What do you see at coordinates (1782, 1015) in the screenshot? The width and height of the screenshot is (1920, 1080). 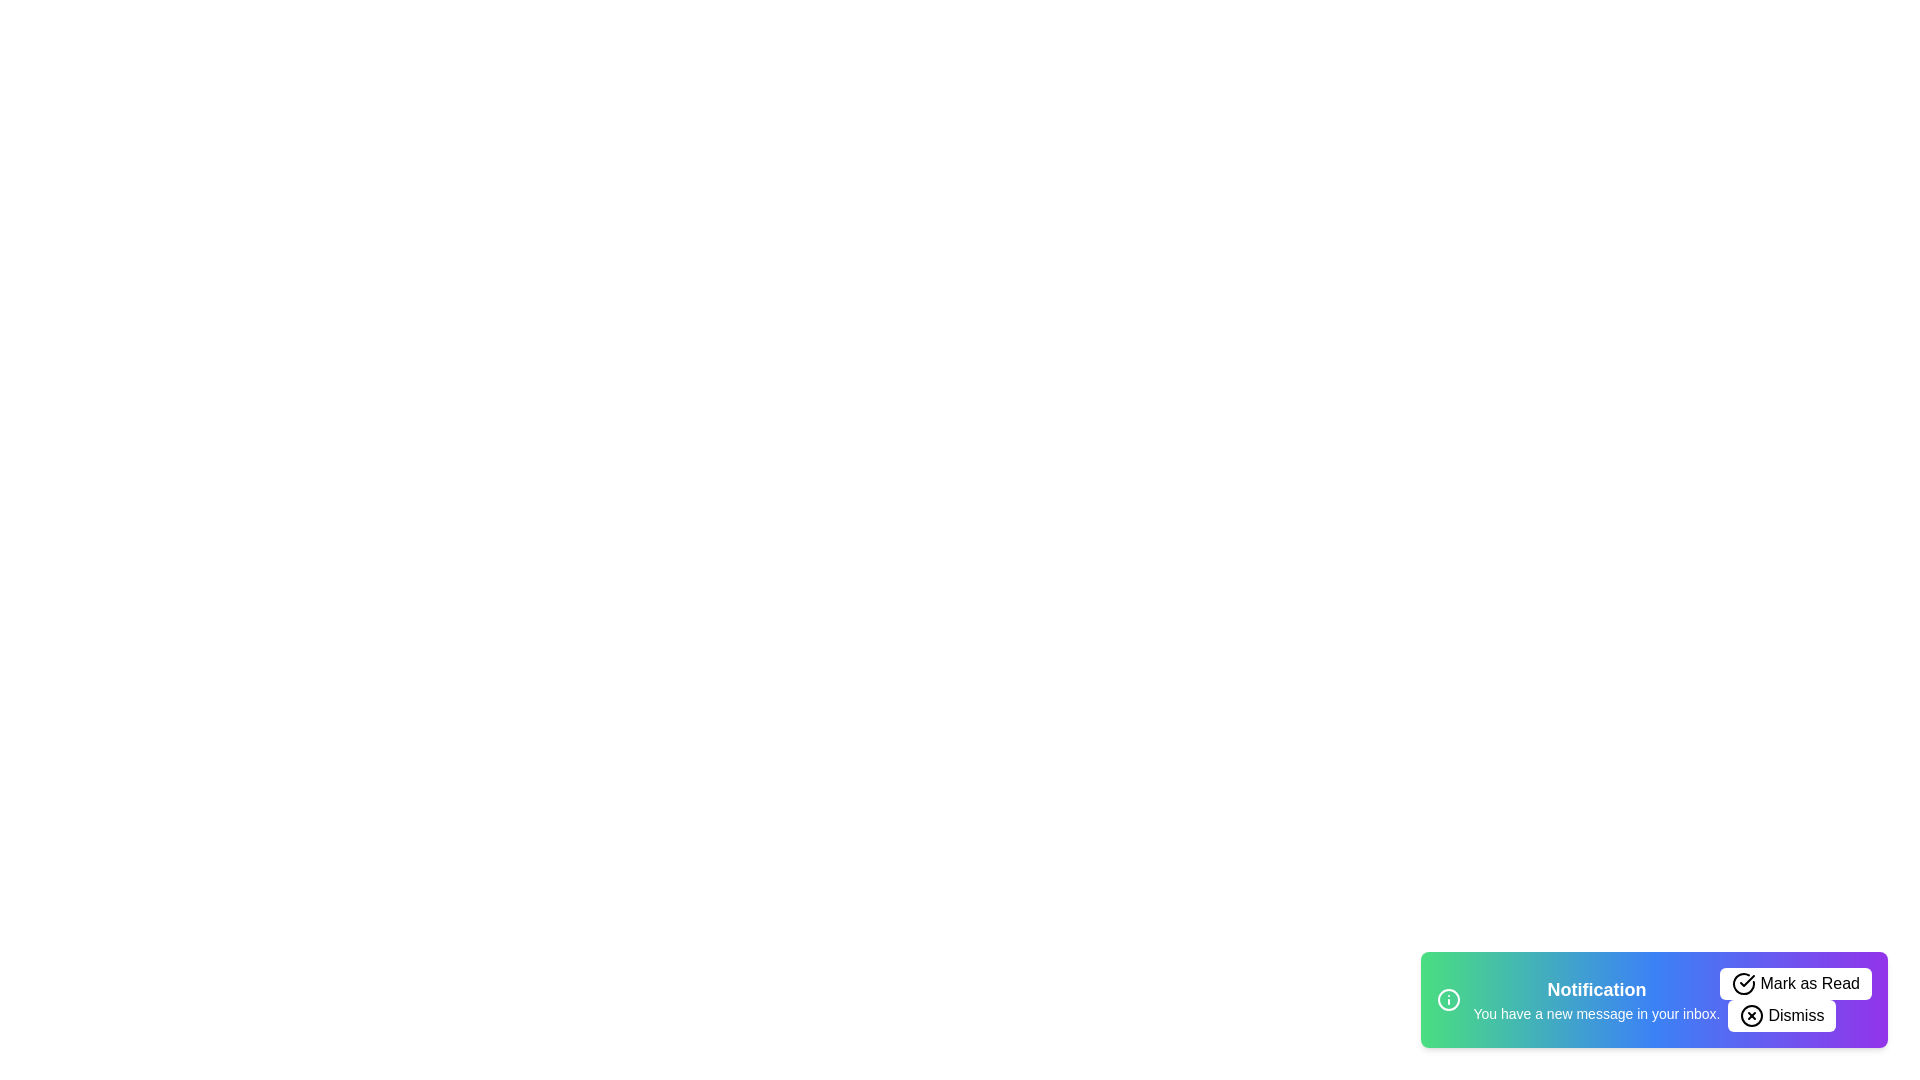 I see `the button labeled 'Dismiss' to observe its hover effect` at bounding box center [1782, 1015].